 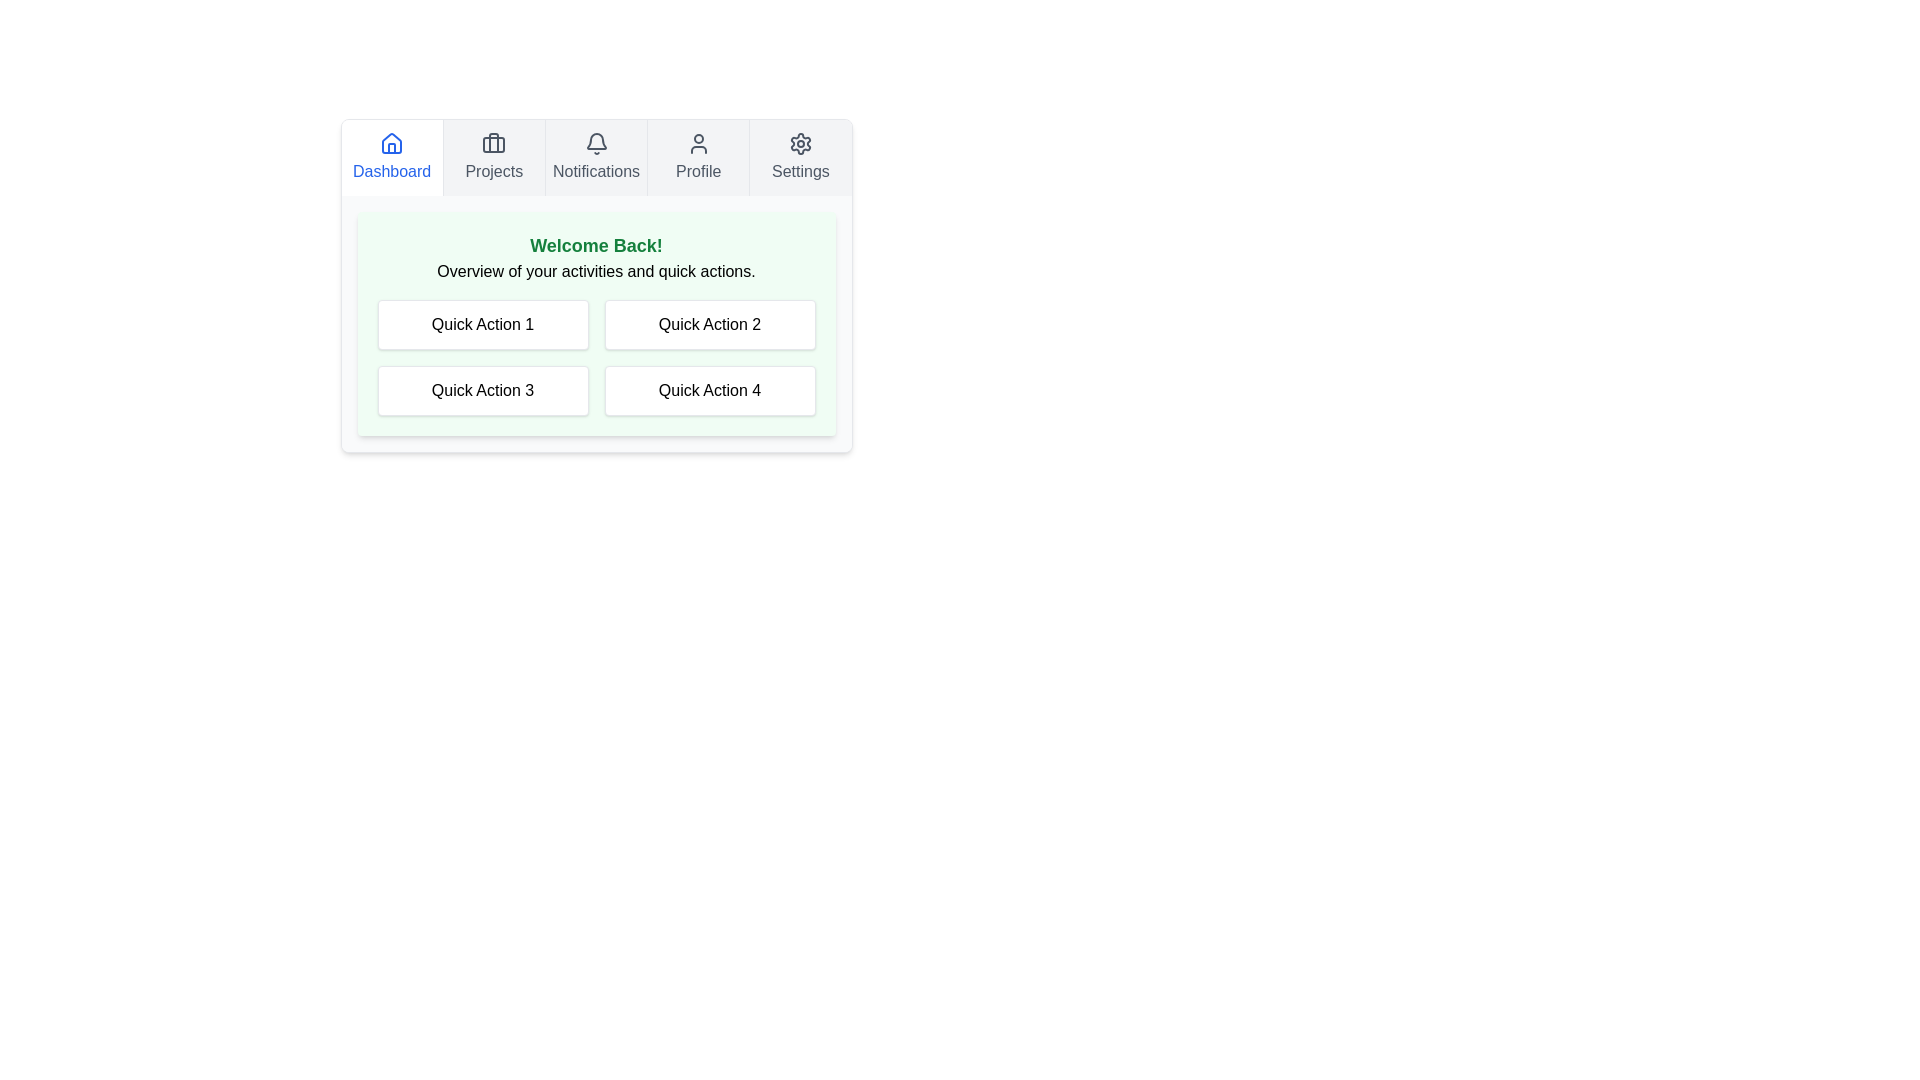 I want to click on the first navigation button in the top navigation bar to redirect to the Dashboard section, so click(x=392, y=157).